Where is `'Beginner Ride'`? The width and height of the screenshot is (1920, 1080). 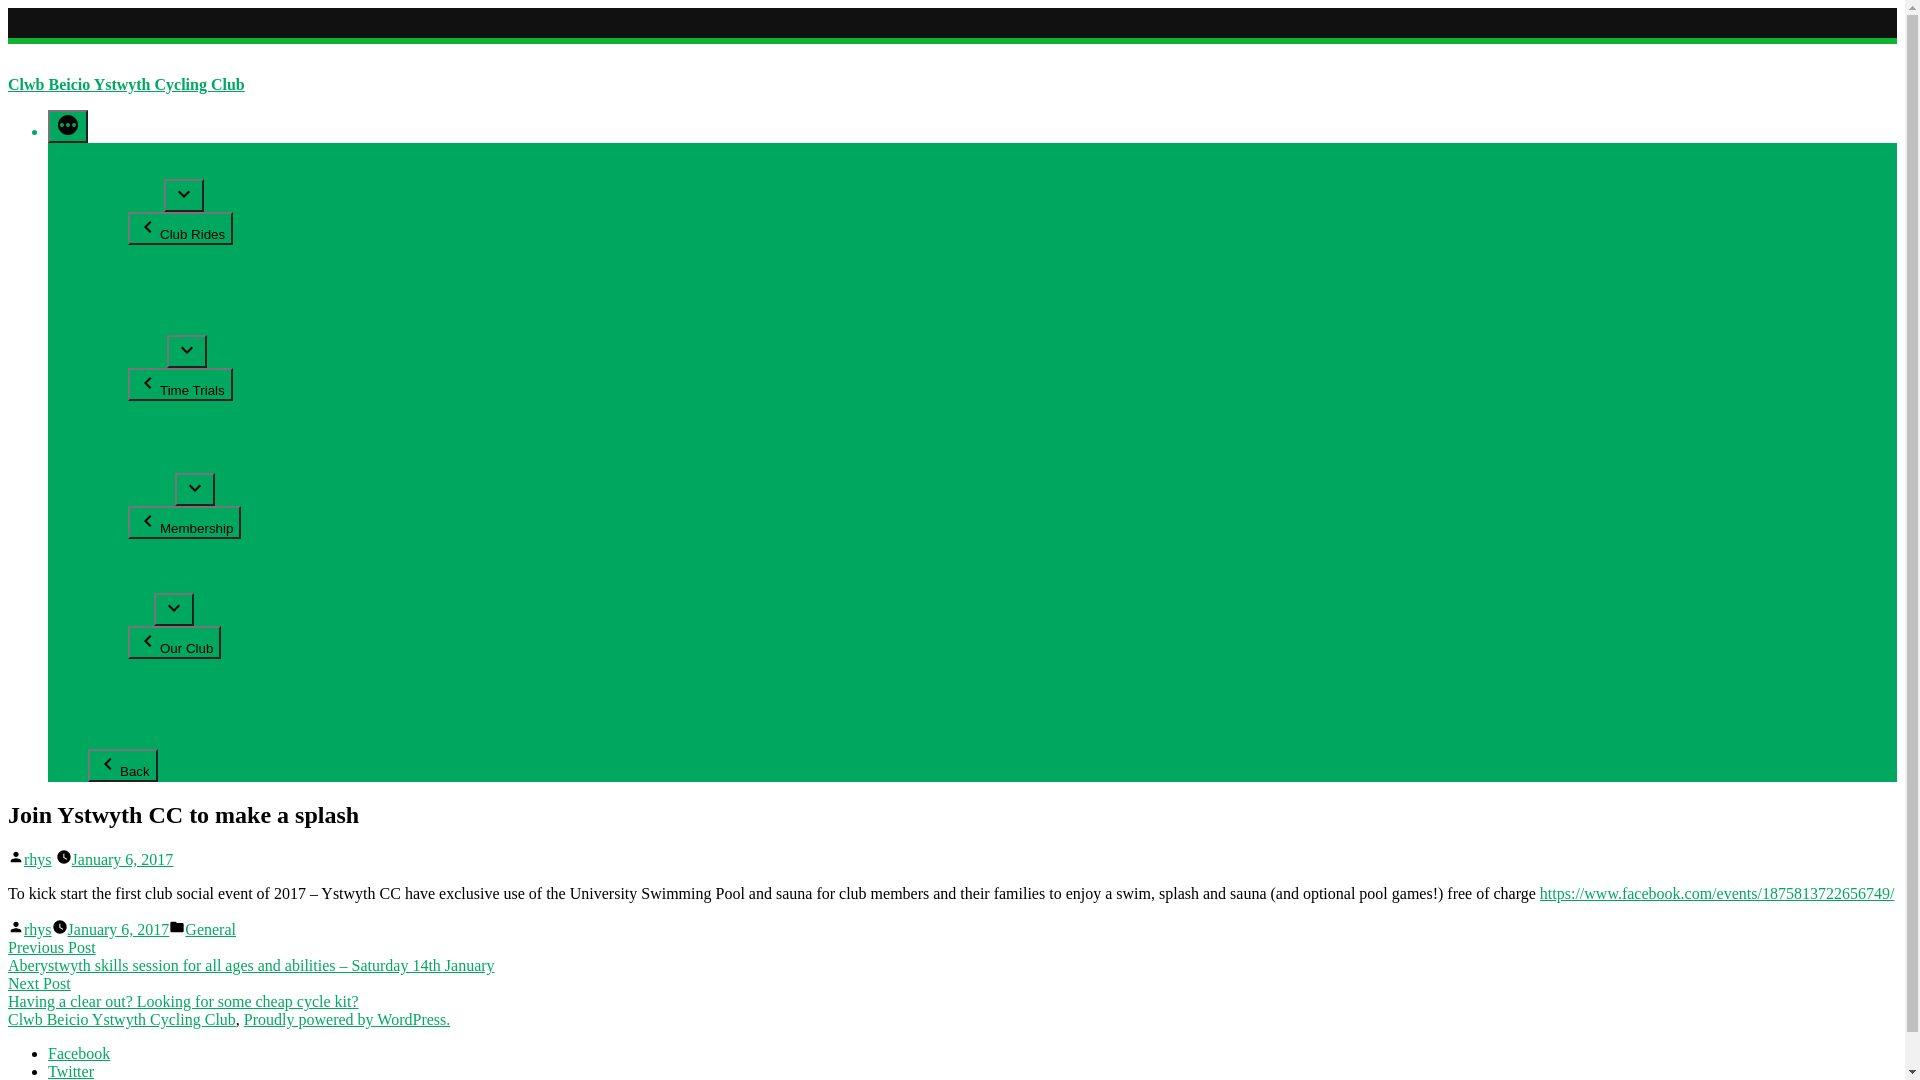
'Beginner Ride' is located at coordinates (177, 252).